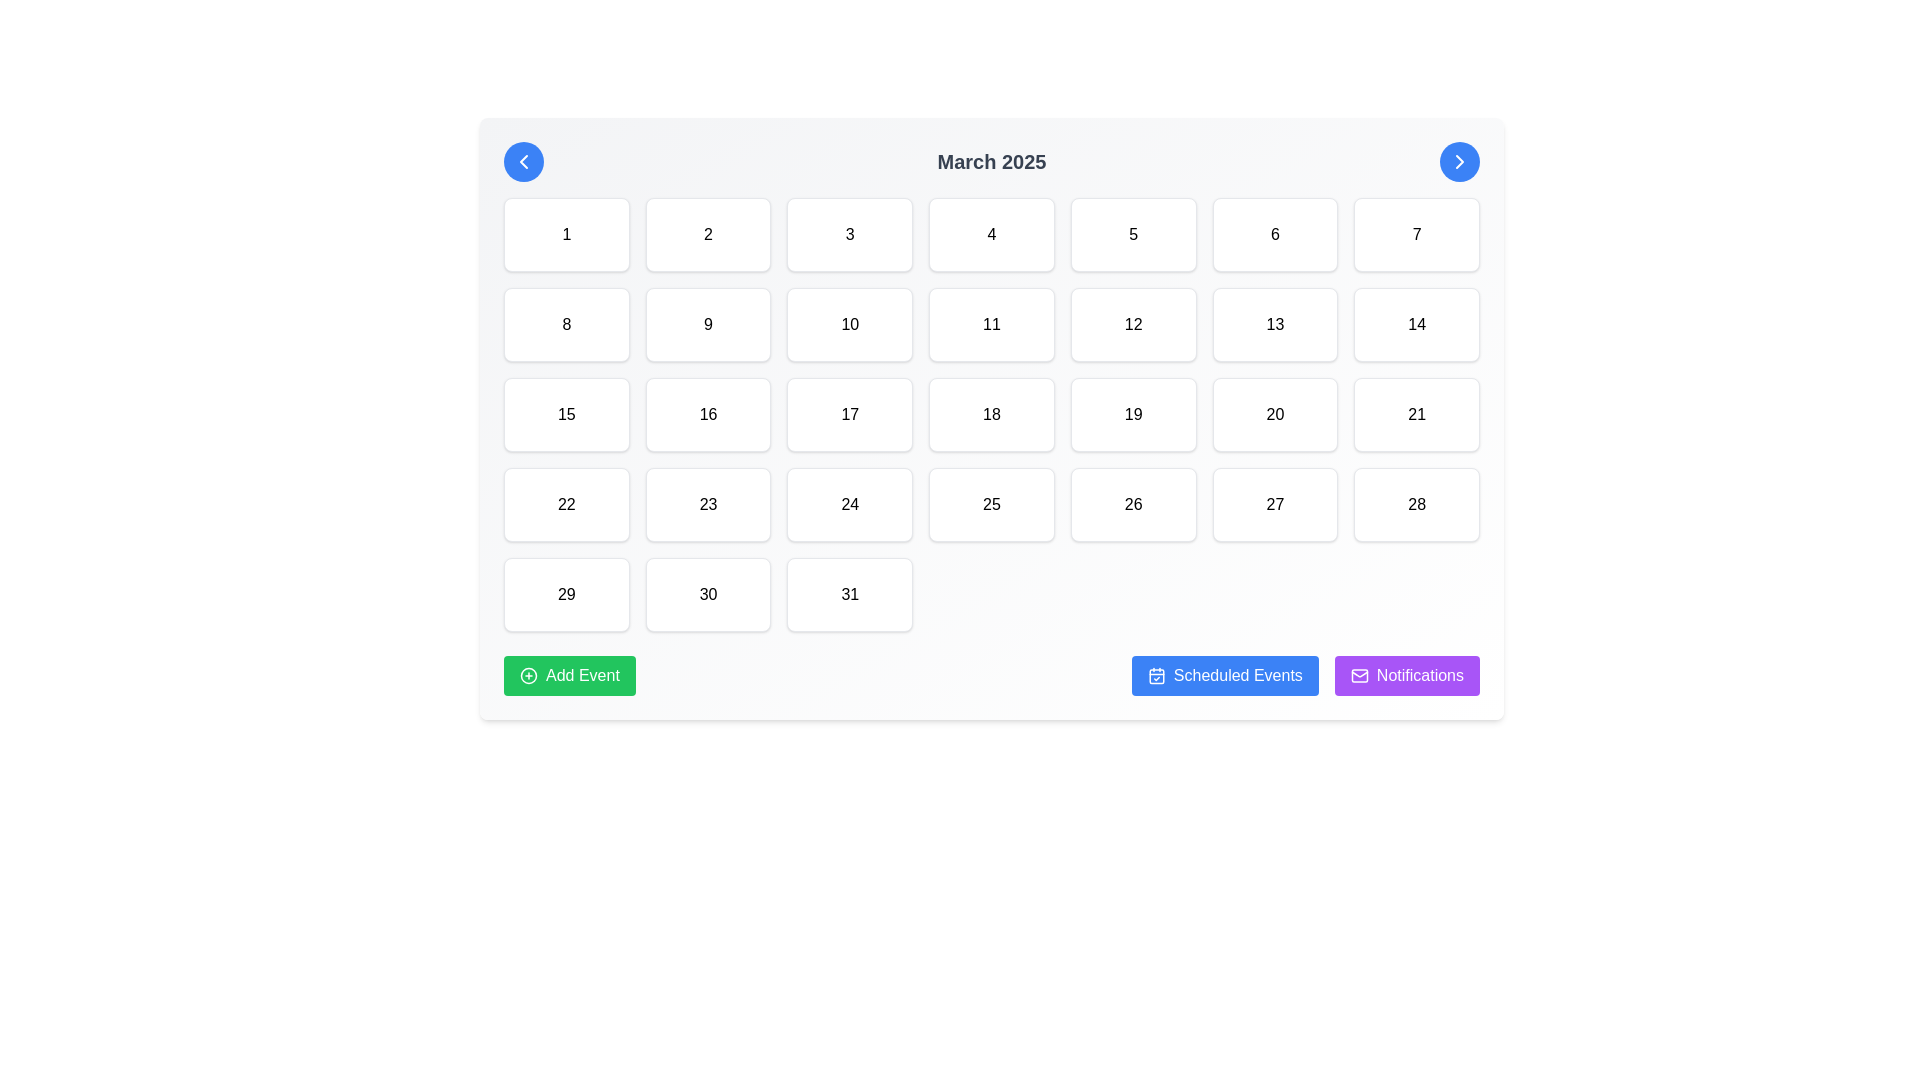 This screenshot has height=1080, width=1920. What do you see at coordinates (1305, 675) in the screenshot?
I see `the 'Scheduled Events' button located in the Horizontal Button Group at the bottom right corner of the interface` at bounding box center [1305, 675].